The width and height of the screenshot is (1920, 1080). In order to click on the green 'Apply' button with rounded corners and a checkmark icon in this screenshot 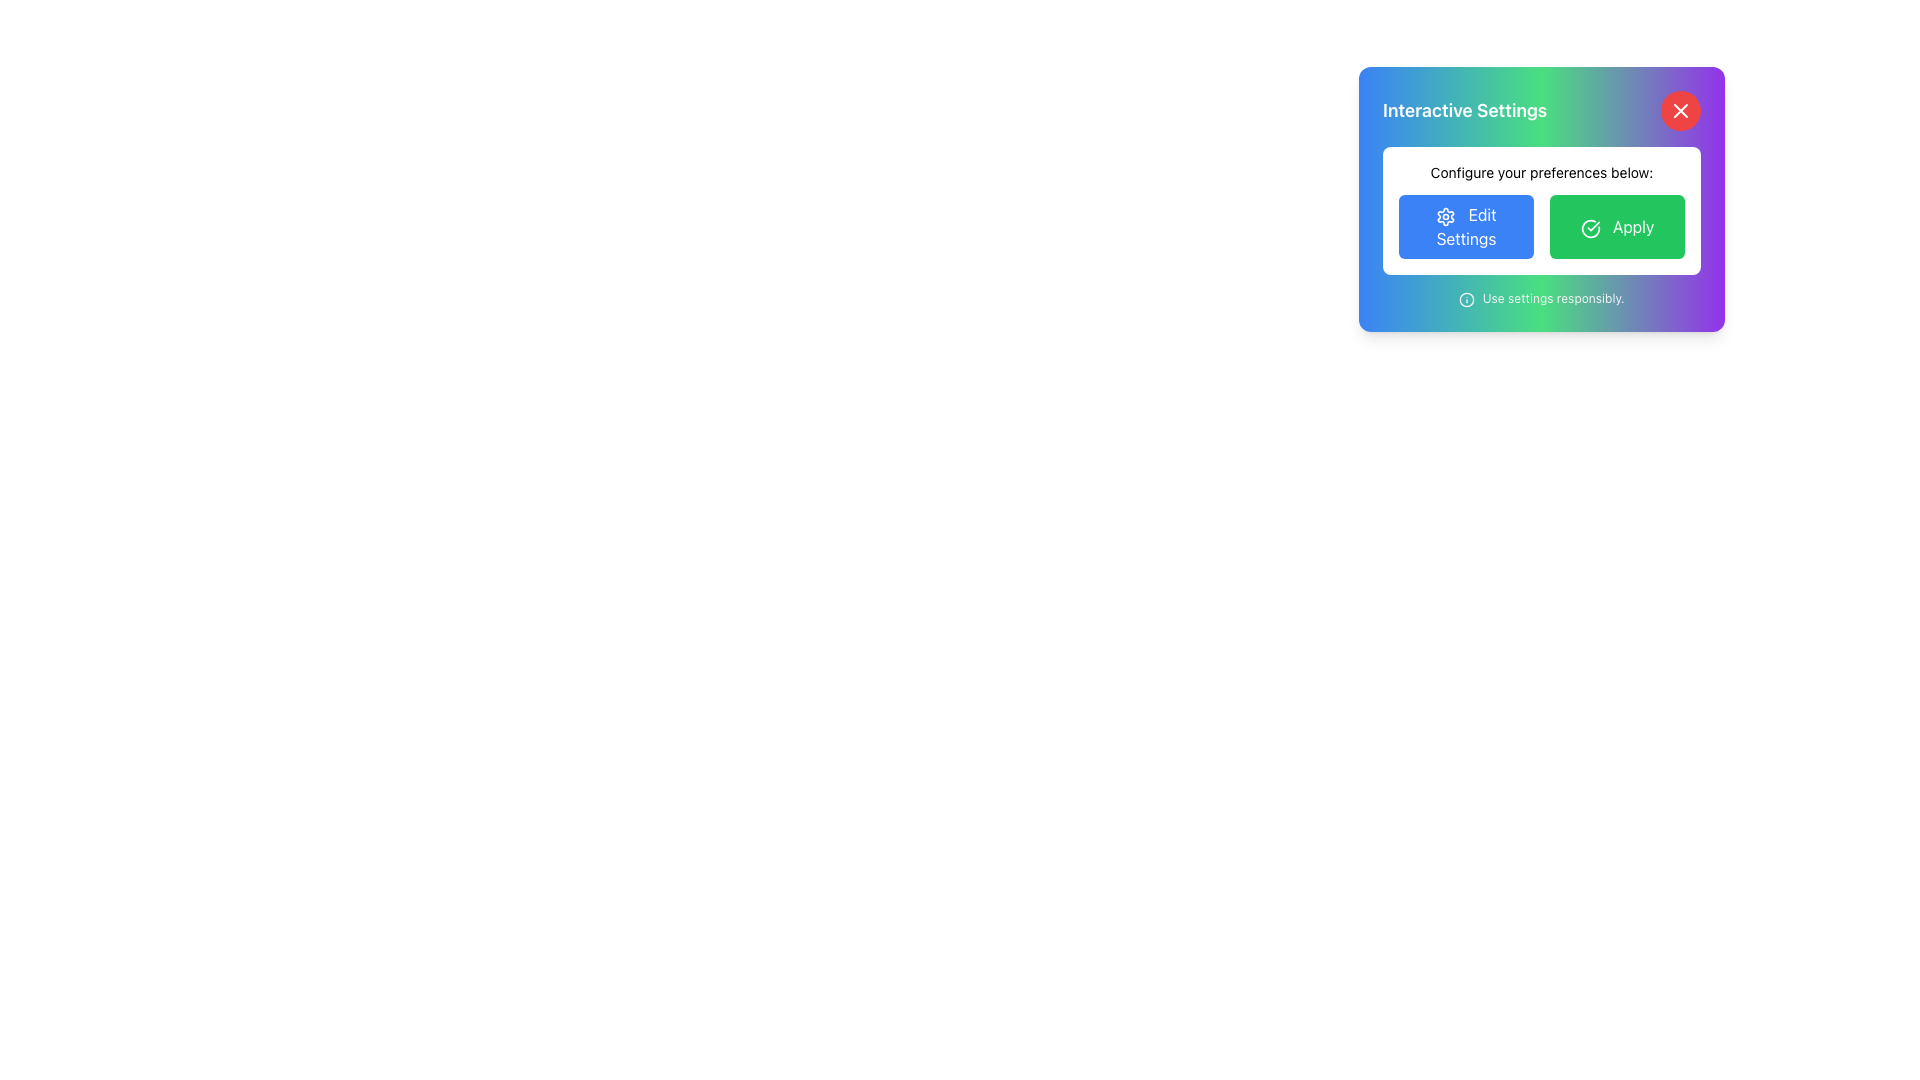, I will do `click(1617, 226)`.